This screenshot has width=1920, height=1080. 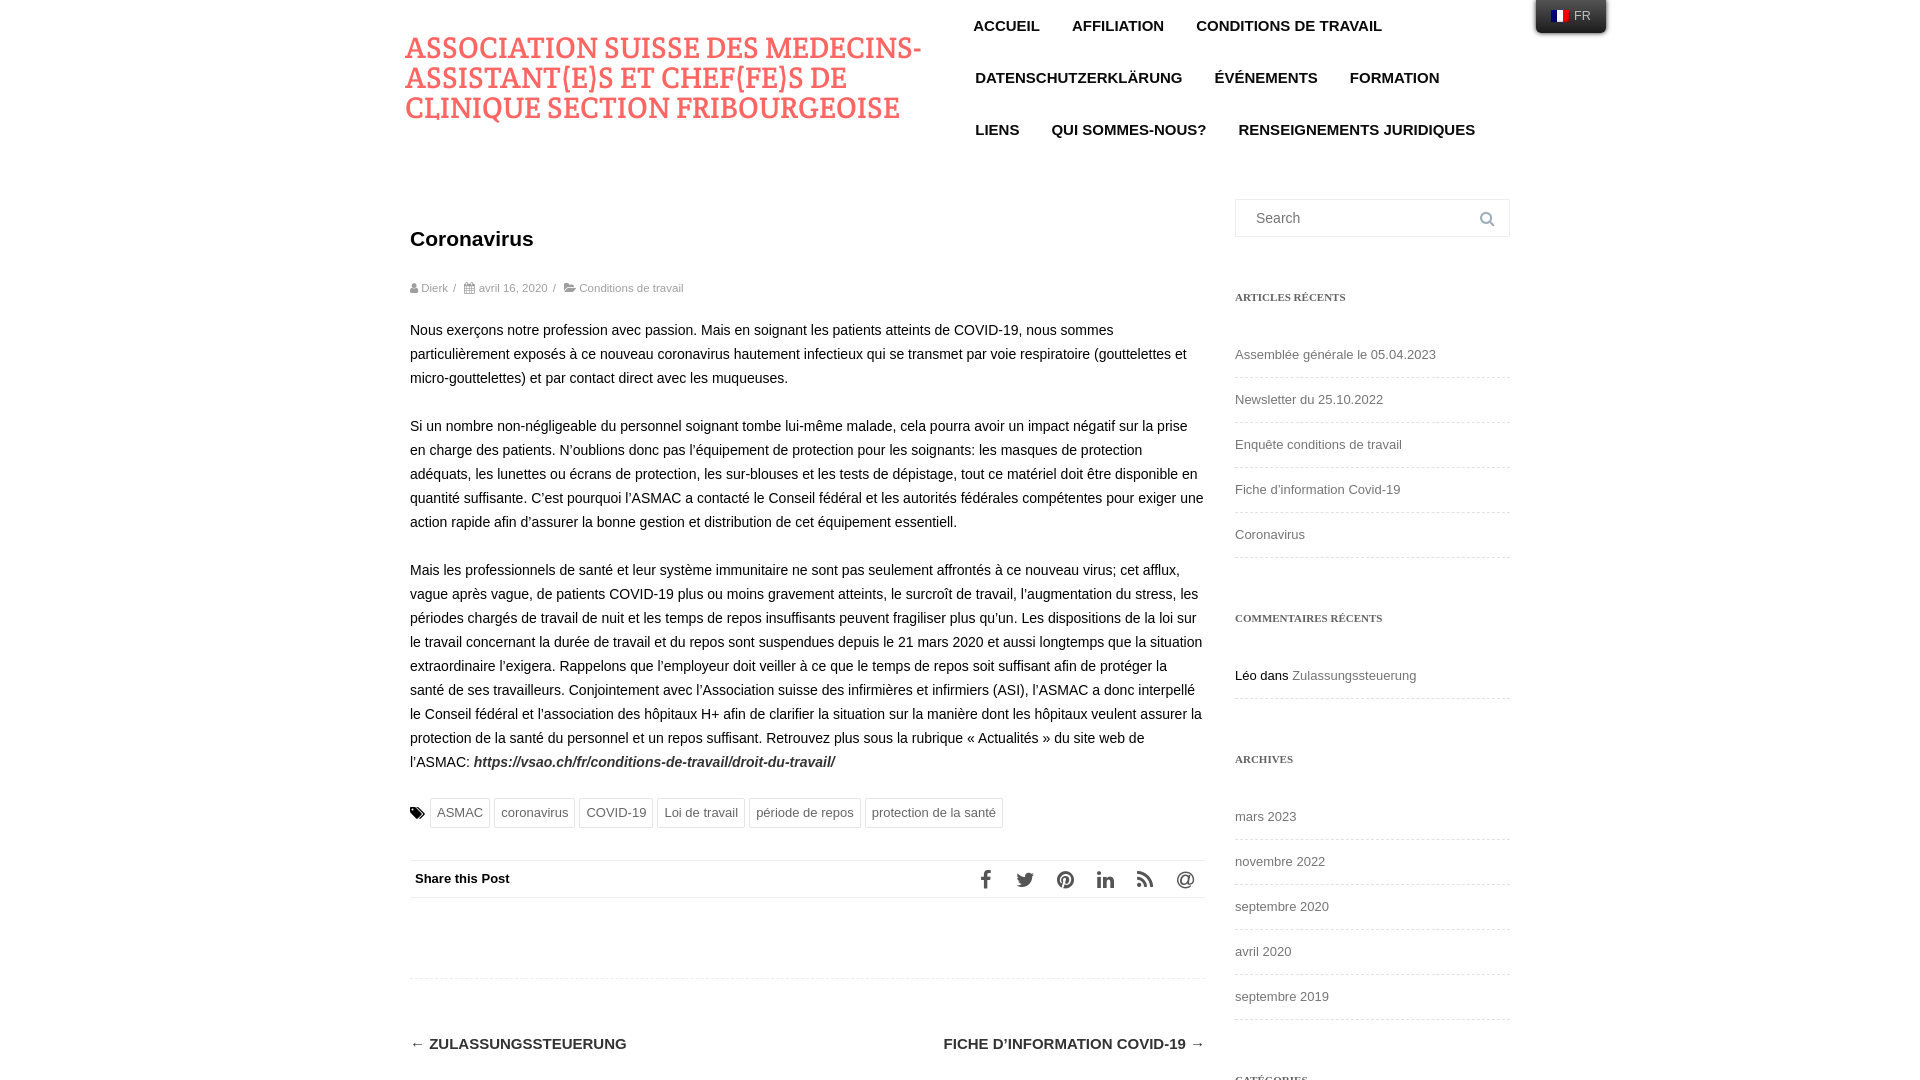 I want to click on 'Coronavirus', so click(x=1269, y=533).